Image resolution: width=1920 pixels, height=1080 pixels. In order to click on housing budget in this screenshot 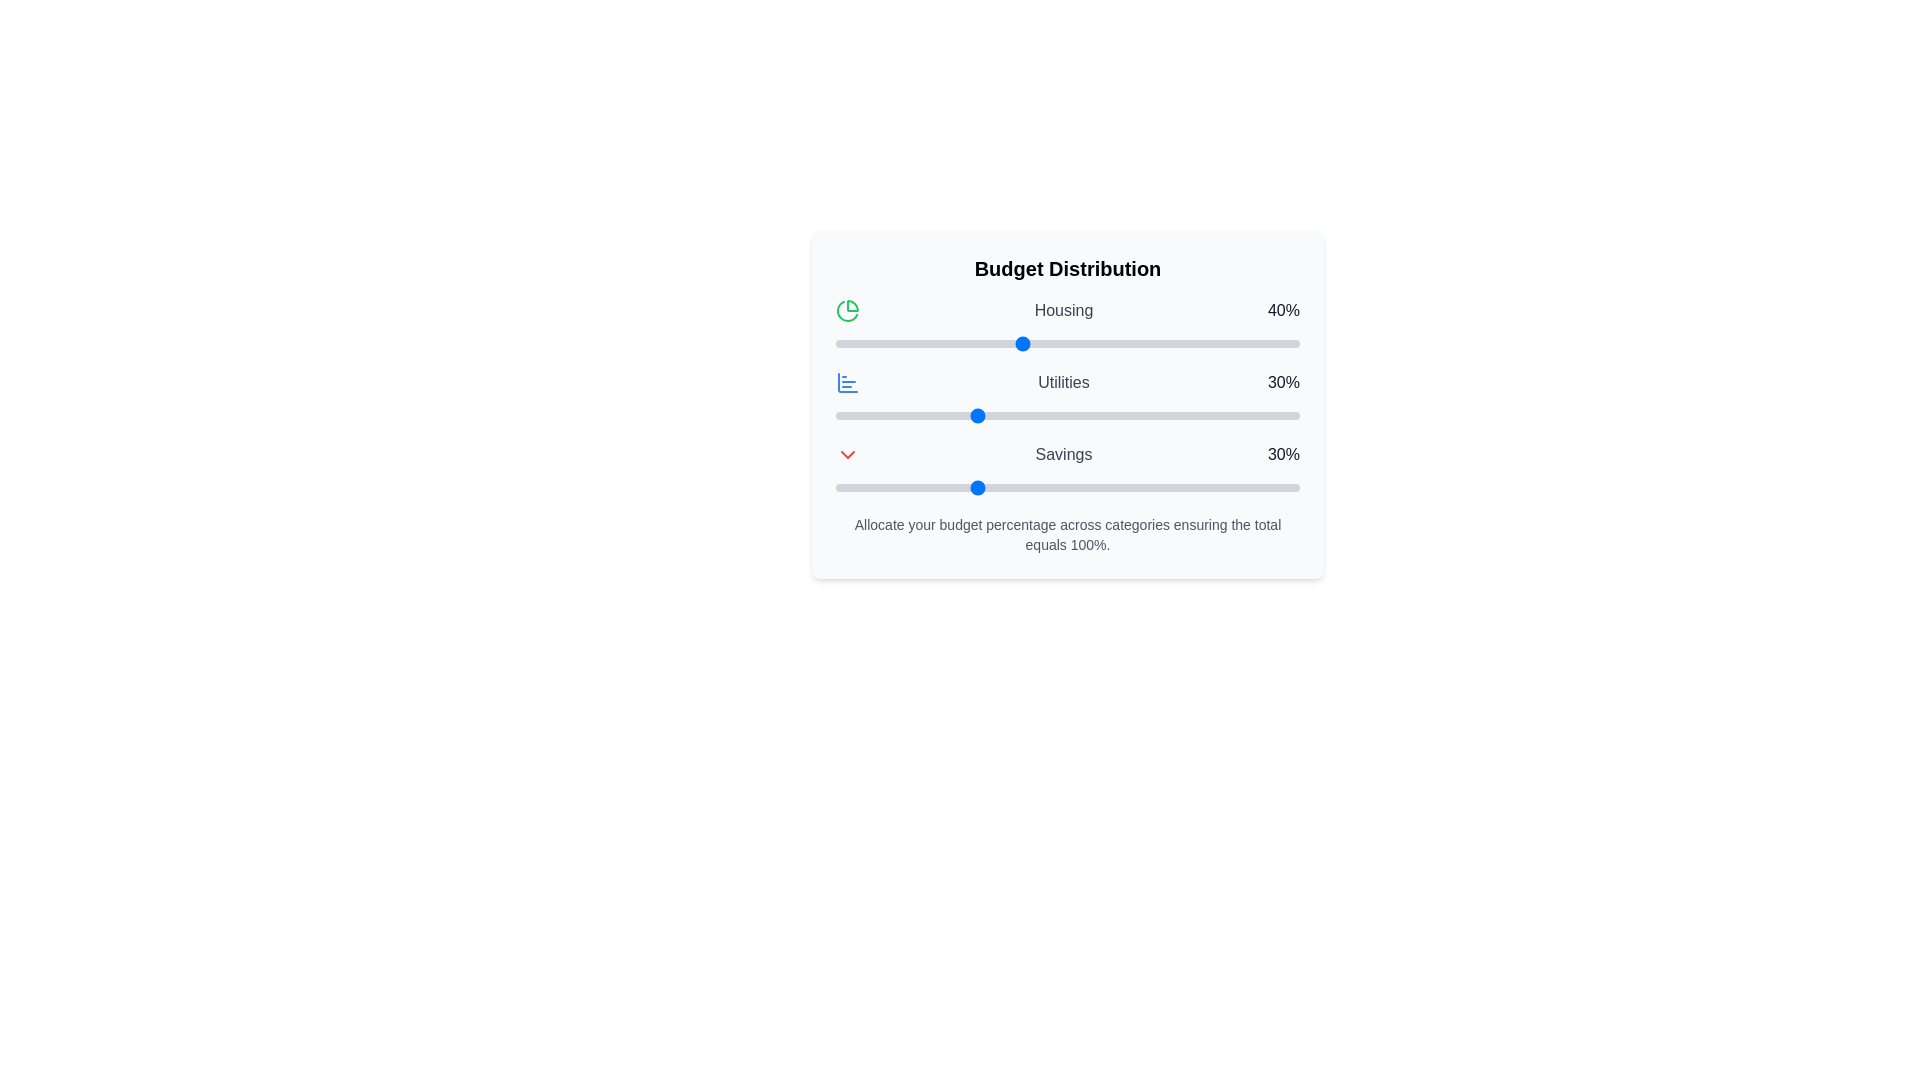, I will do `click(1132, 342)`.